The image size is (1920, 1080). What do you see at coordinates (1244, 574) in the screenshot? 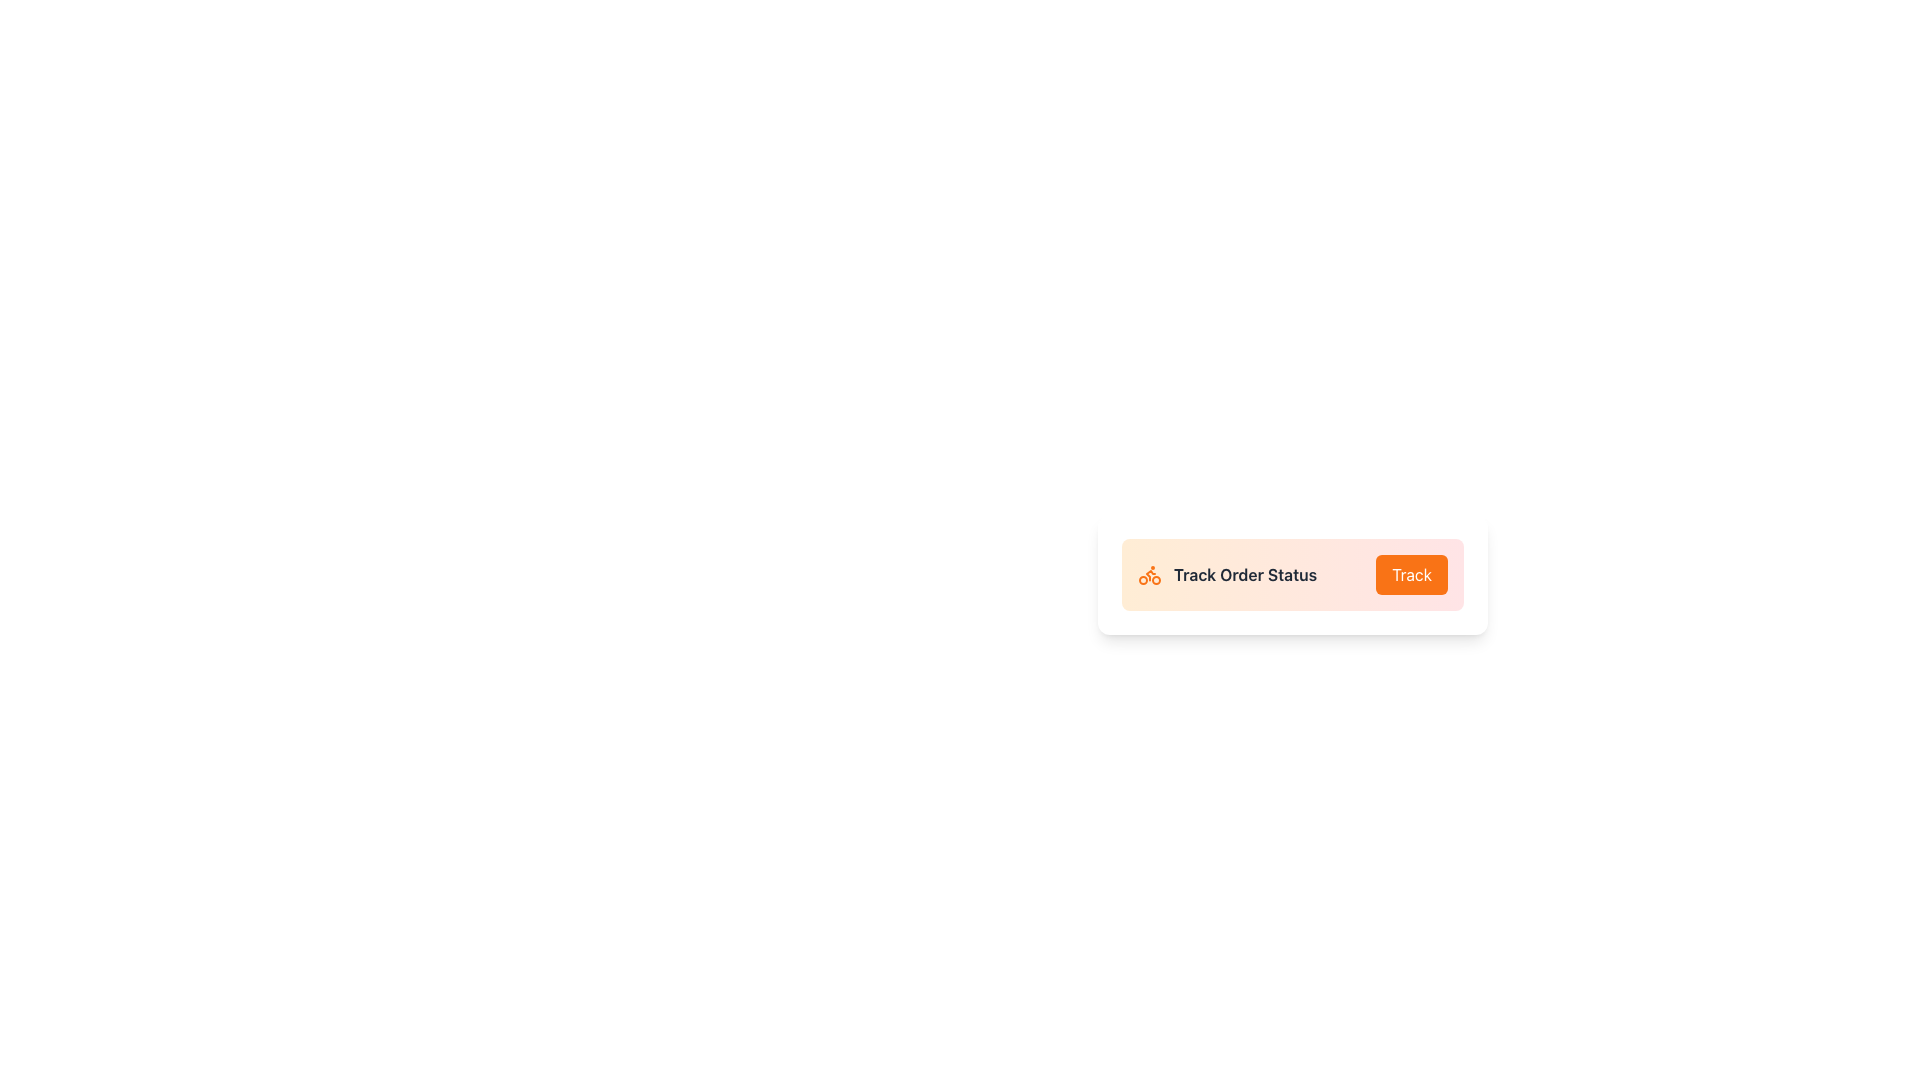
I see `the text label that reads 'Track Order Status', which is styled in bold gray and is positioned between an orange bike icon and a 'Track' button` at bounding box center [1244, 574].